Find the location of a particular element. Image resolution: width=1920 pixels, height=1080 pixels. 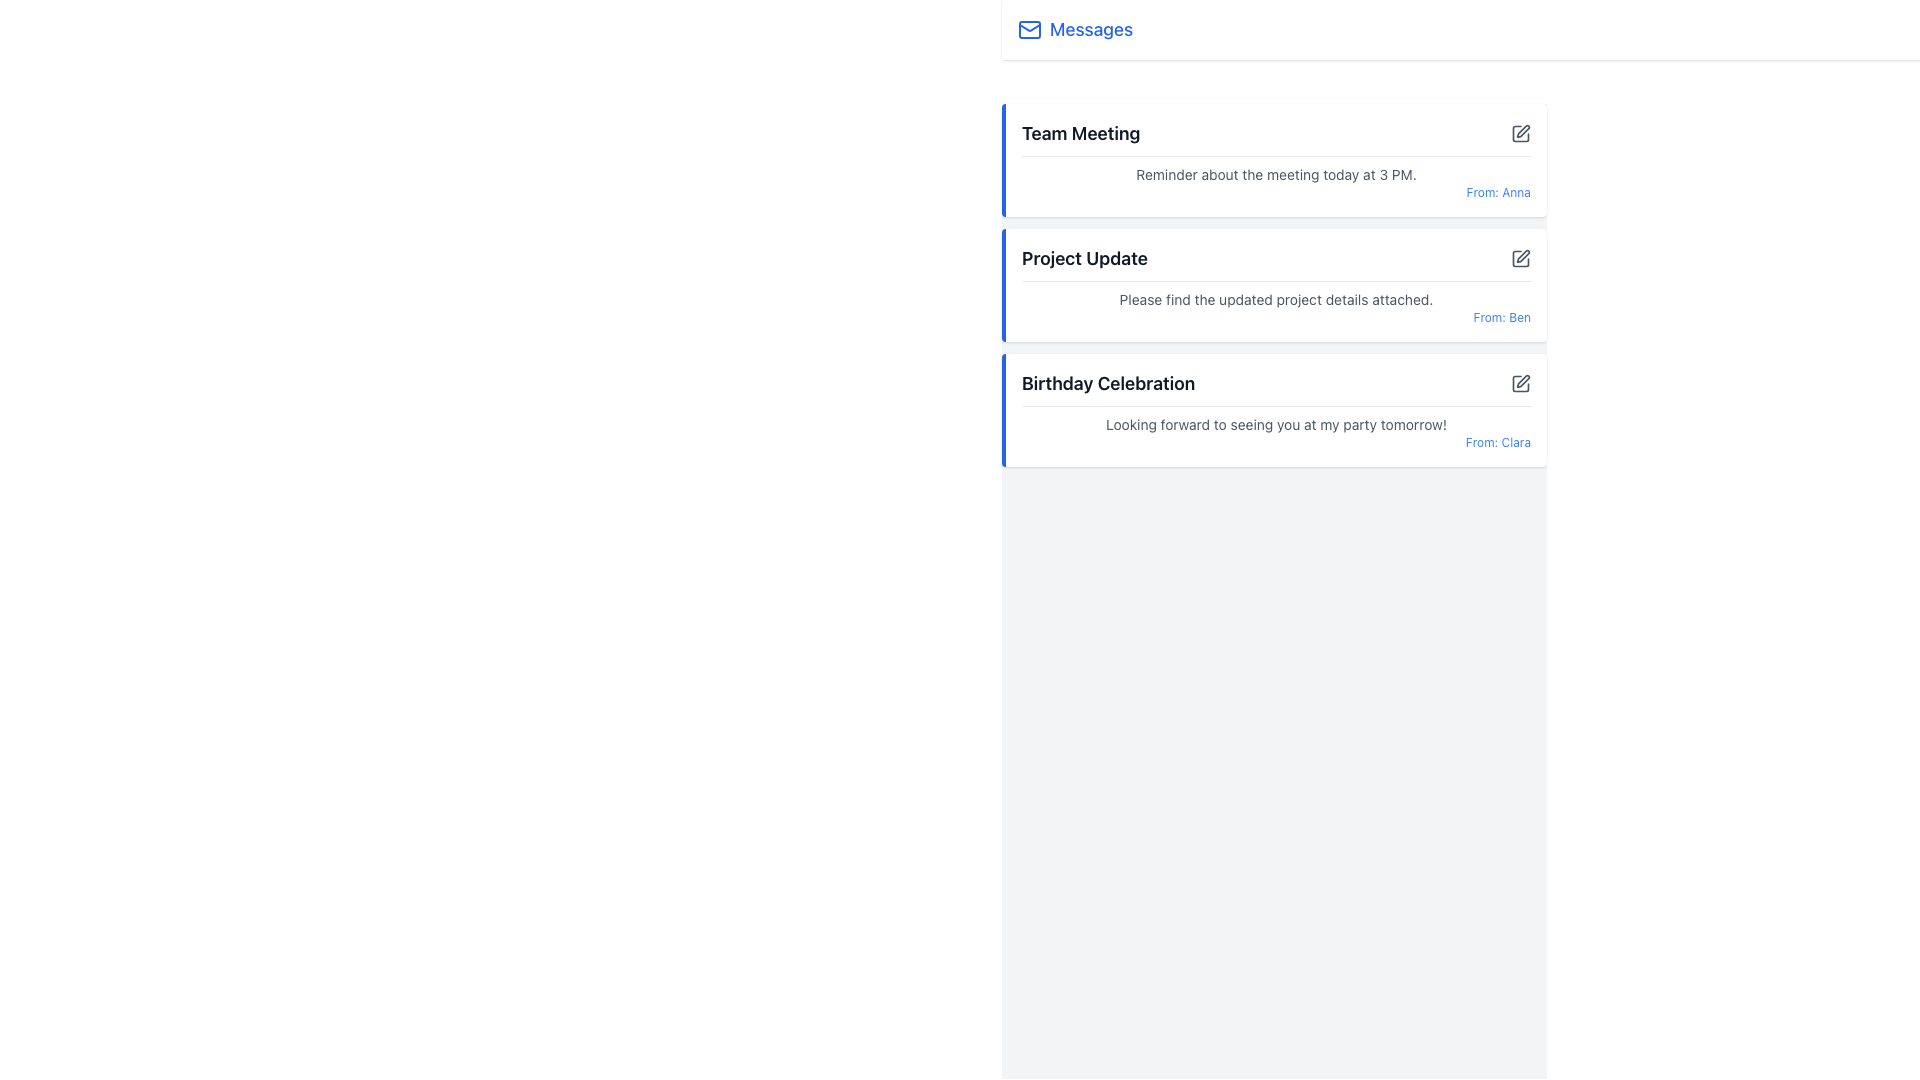

the small, square pencil icon button located on the far right of the 'Team Meeting' section to initiate editing is located at coordinates (1520, 134).